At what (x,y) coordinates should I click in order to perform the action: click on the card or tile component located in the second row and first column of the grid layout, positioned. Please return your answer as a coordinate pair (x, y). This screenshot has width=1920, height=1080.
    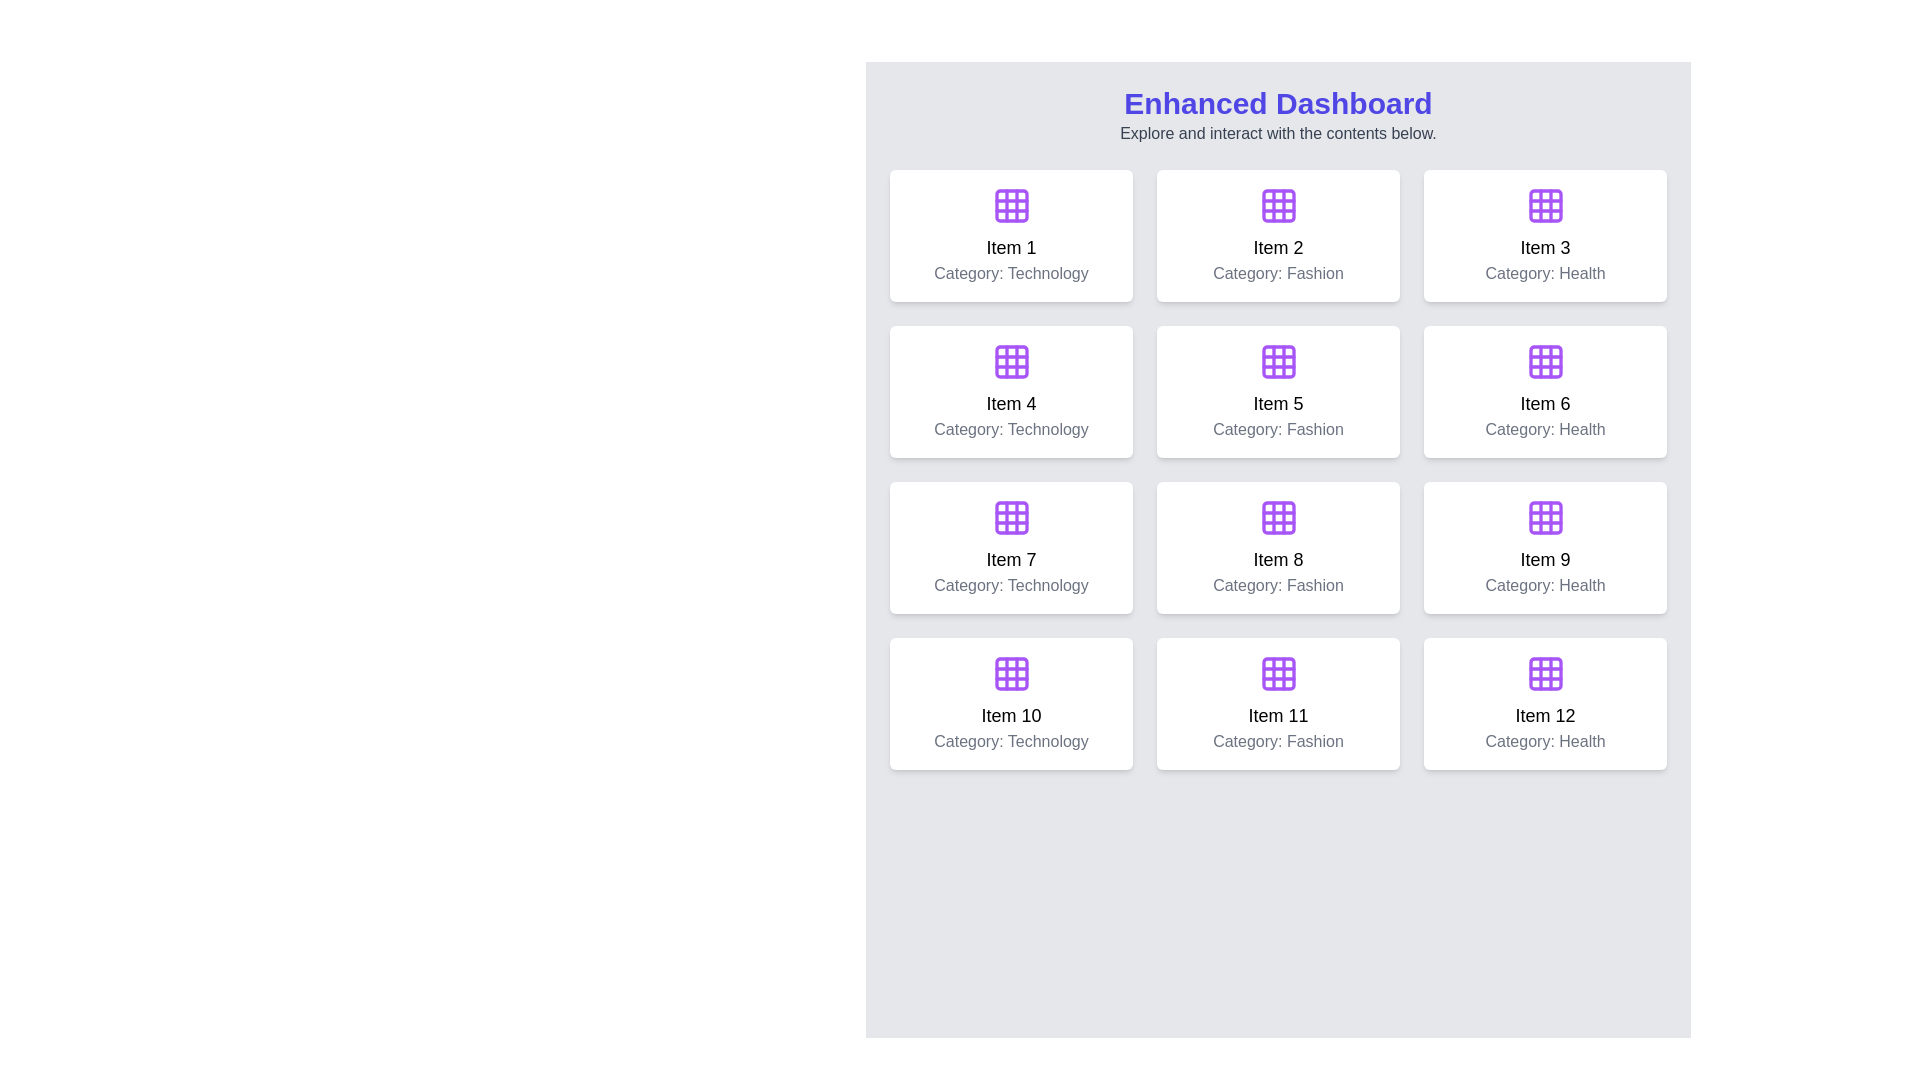
    Looking at the image, I should click on (1011, 392).